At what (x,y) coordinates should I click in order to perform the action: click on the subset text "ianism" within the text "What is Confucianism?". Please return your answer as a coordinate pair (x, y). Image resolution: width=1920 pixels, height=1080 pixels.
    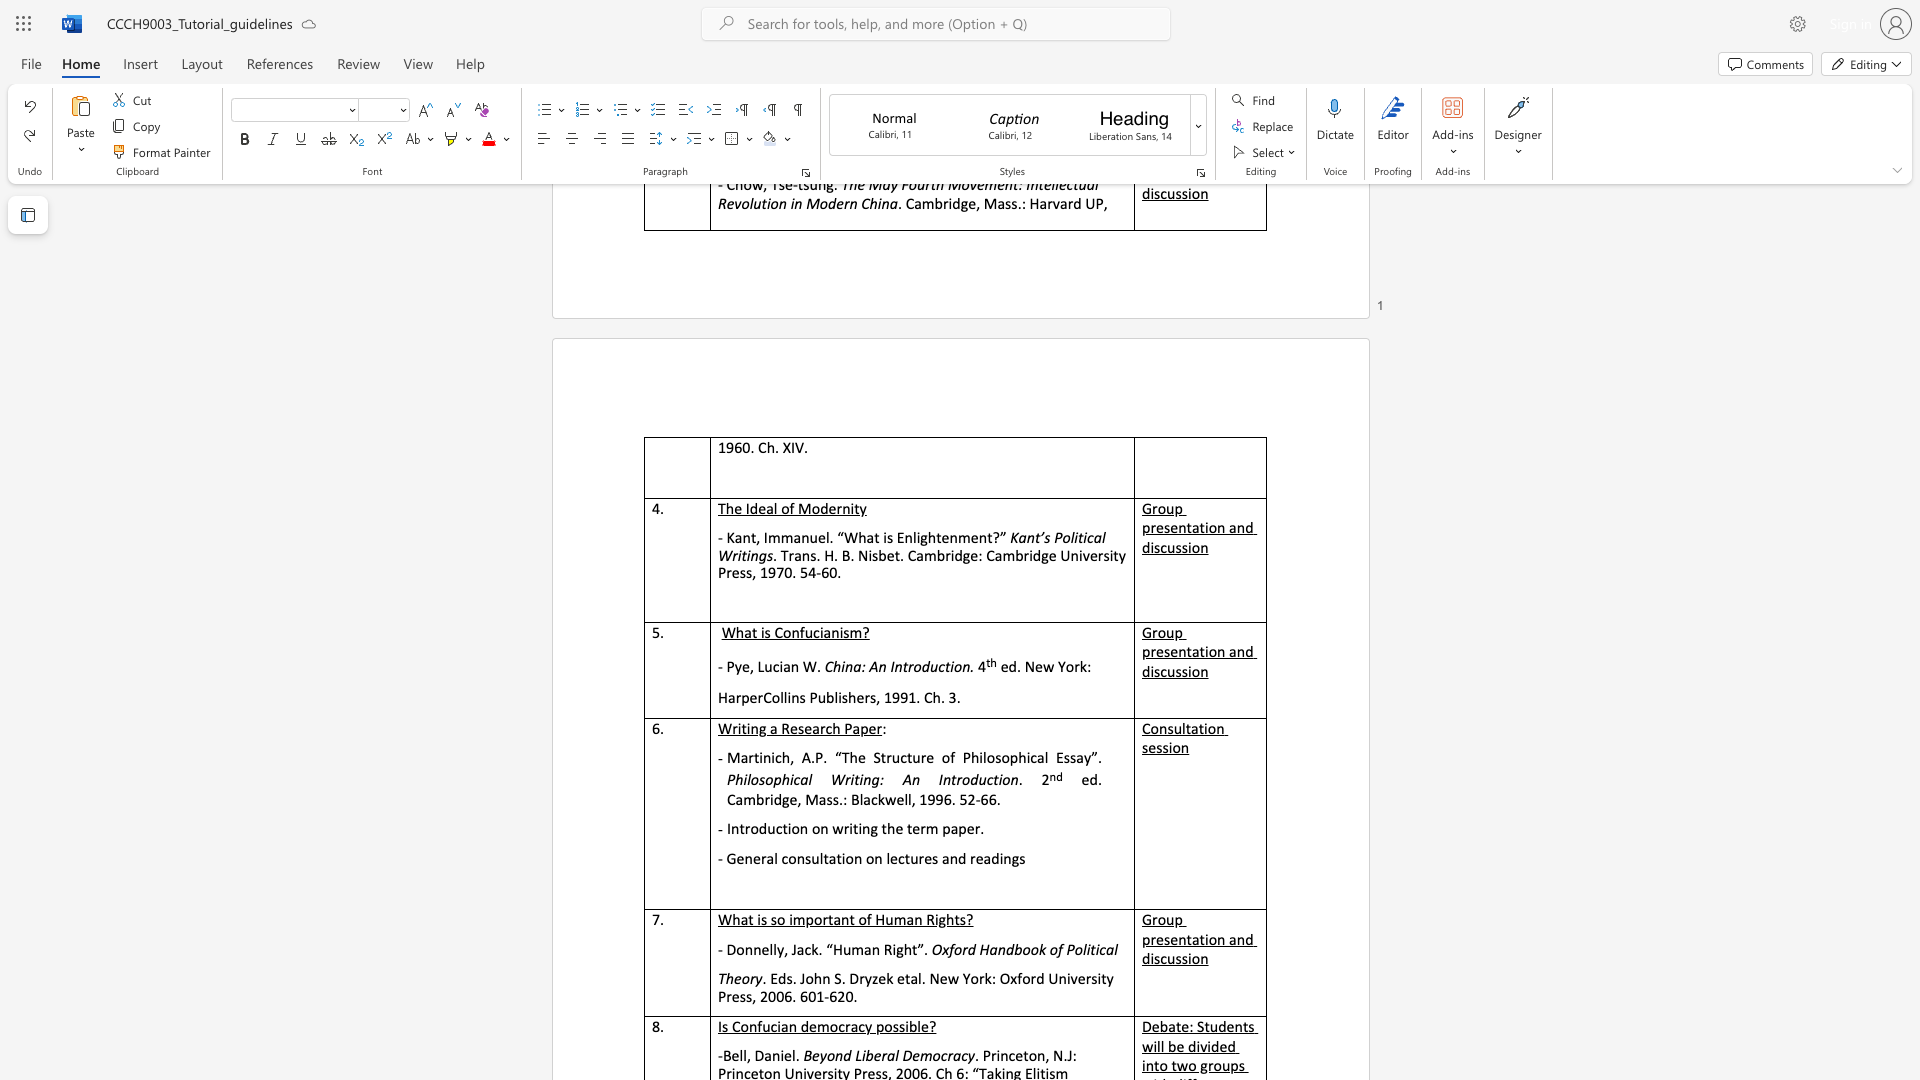
    Looking at the image, I should click on (819, 632).